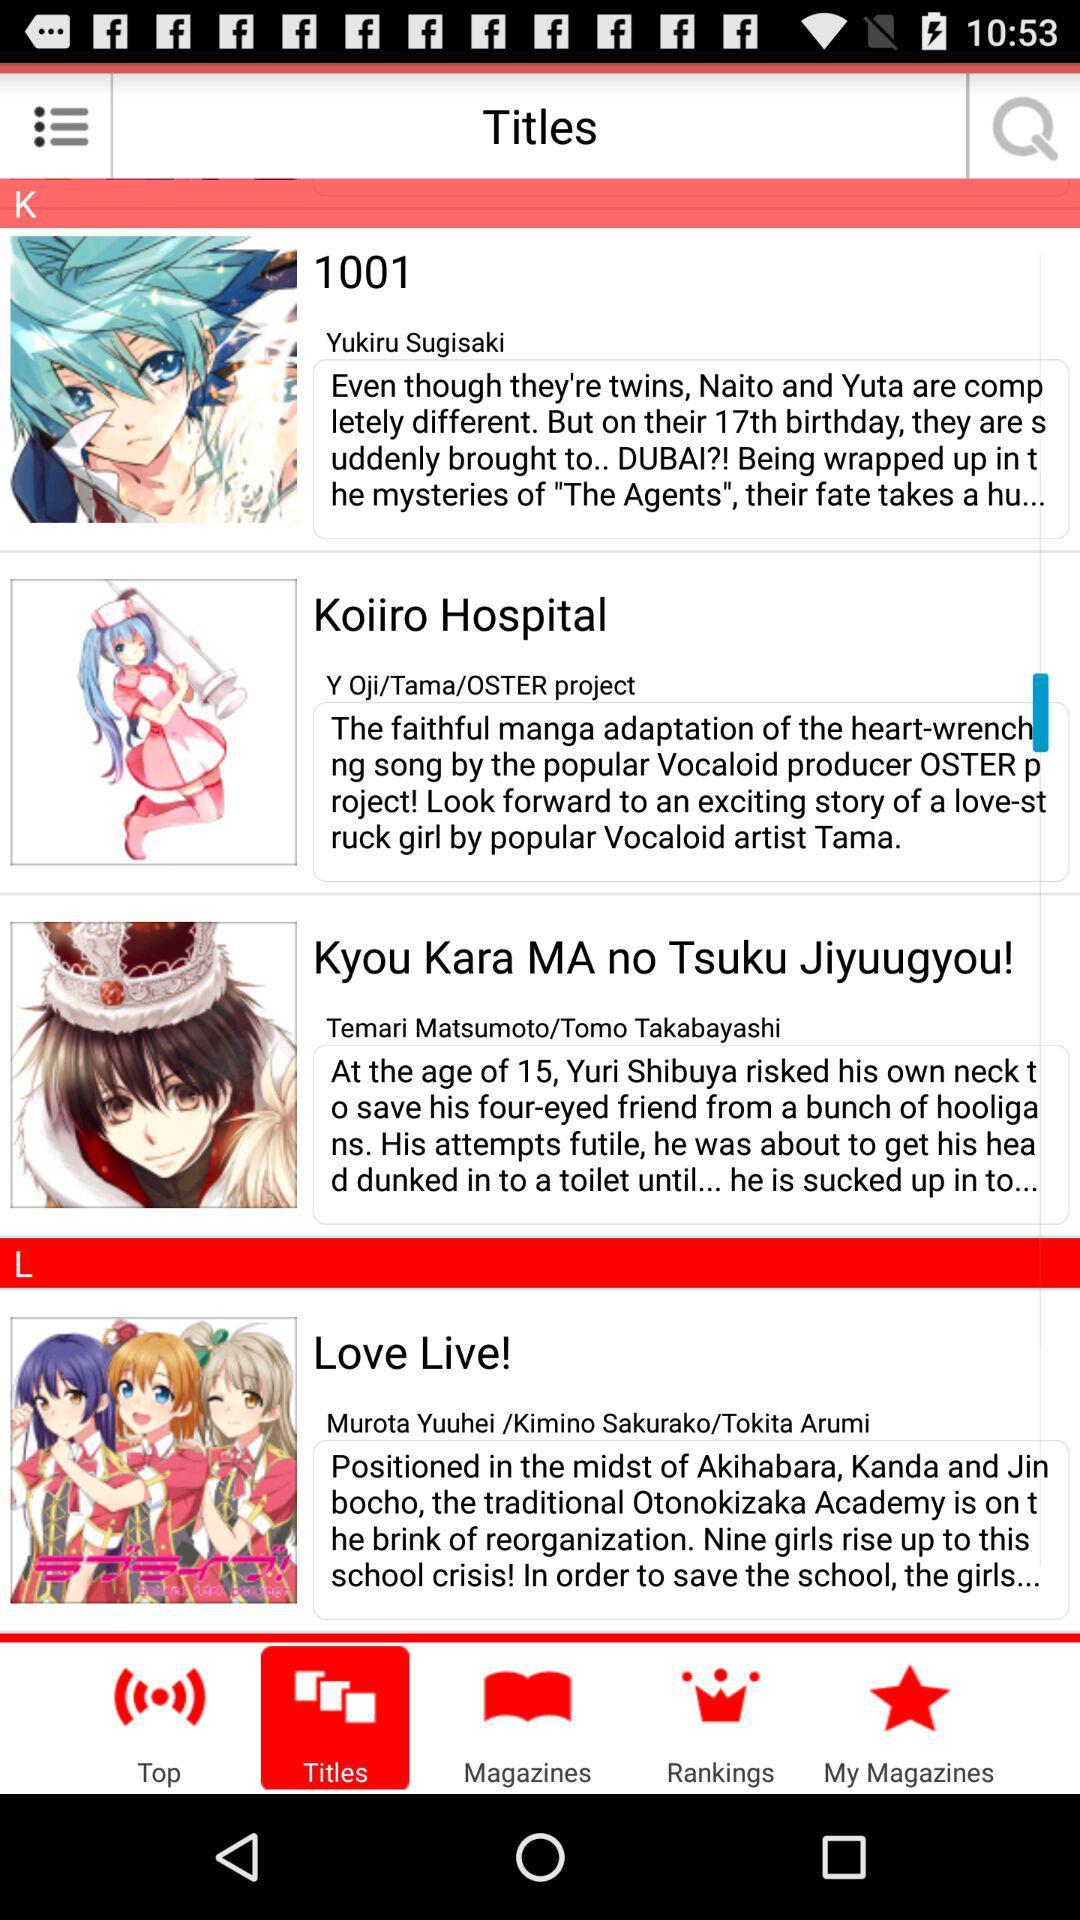 Image resolution: width=1080 pixels, height=1920 pixels. Describe the element at coordinates (1018, 133) in the screenshot. I see `the search icon` at that location.